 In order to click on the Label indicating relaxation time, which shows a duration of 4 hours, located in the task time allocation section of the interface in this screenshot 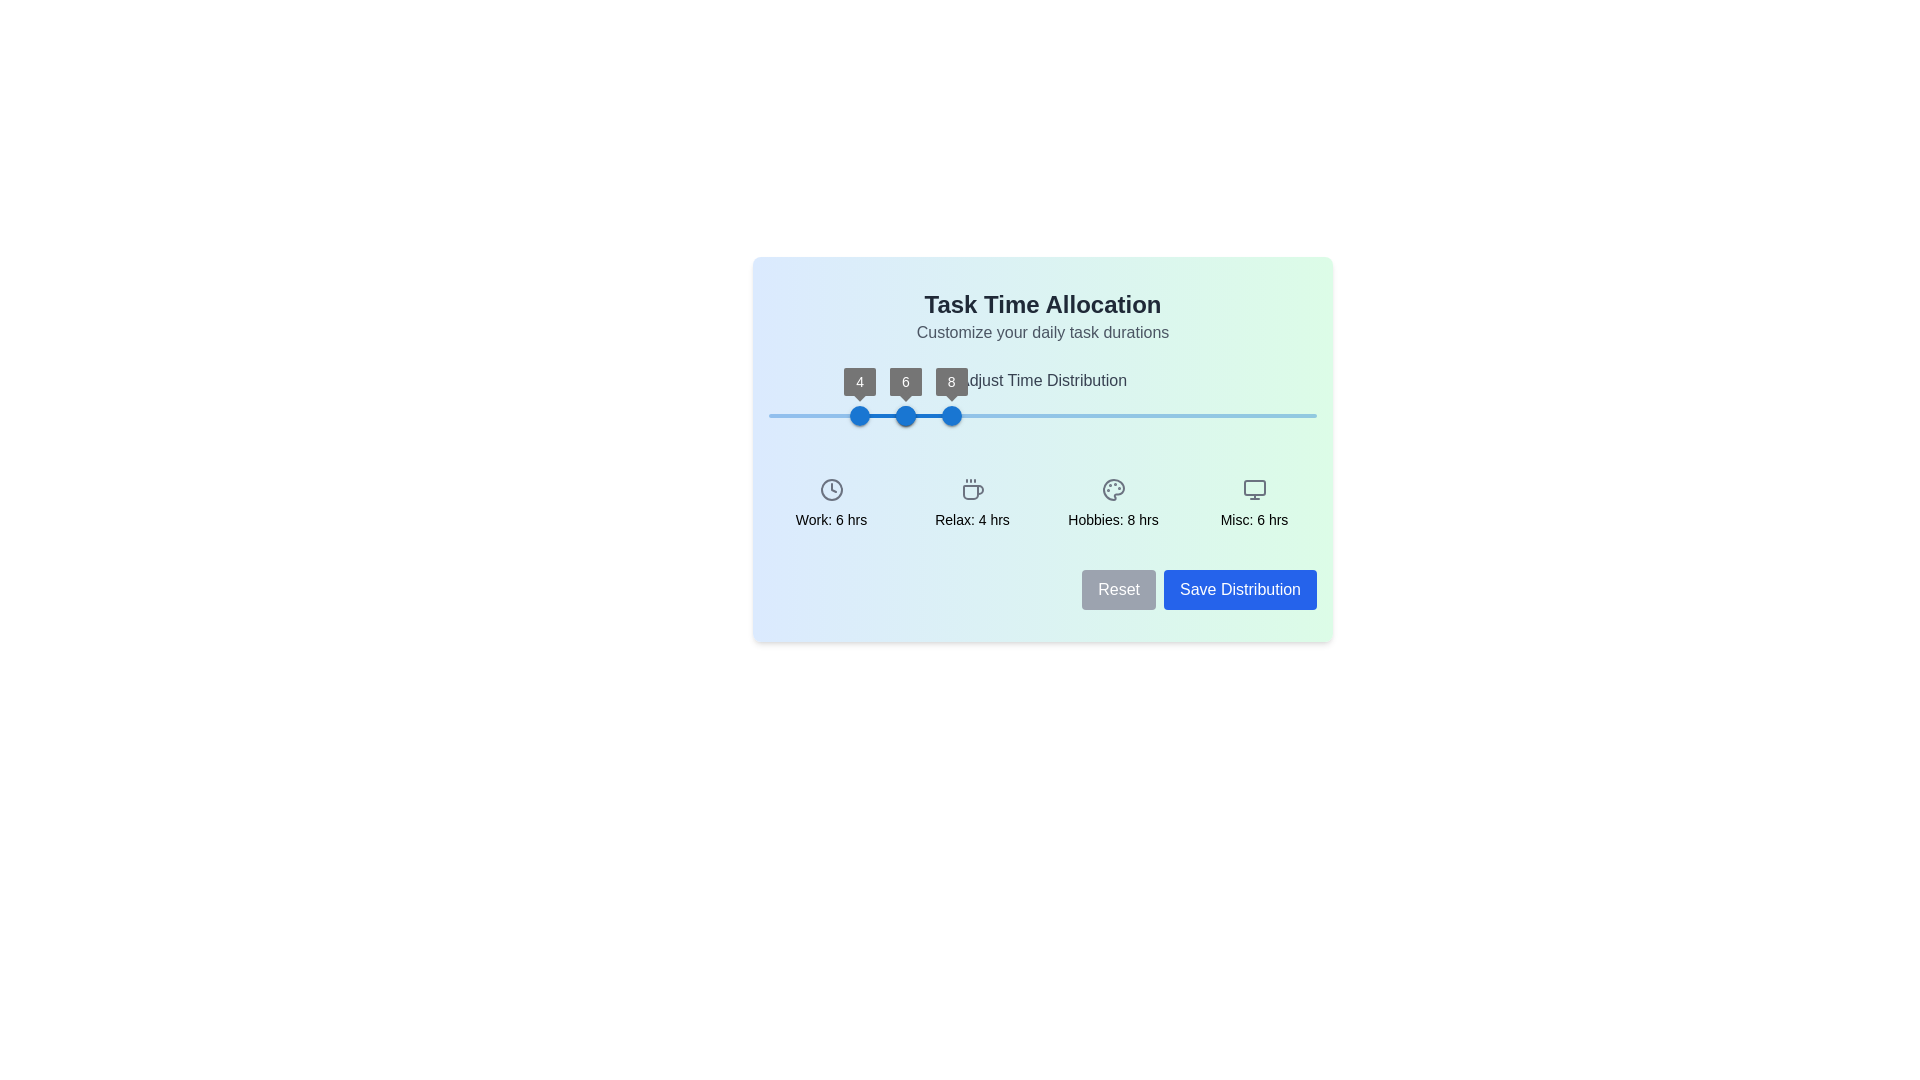, I will do `click(972, 503)`.